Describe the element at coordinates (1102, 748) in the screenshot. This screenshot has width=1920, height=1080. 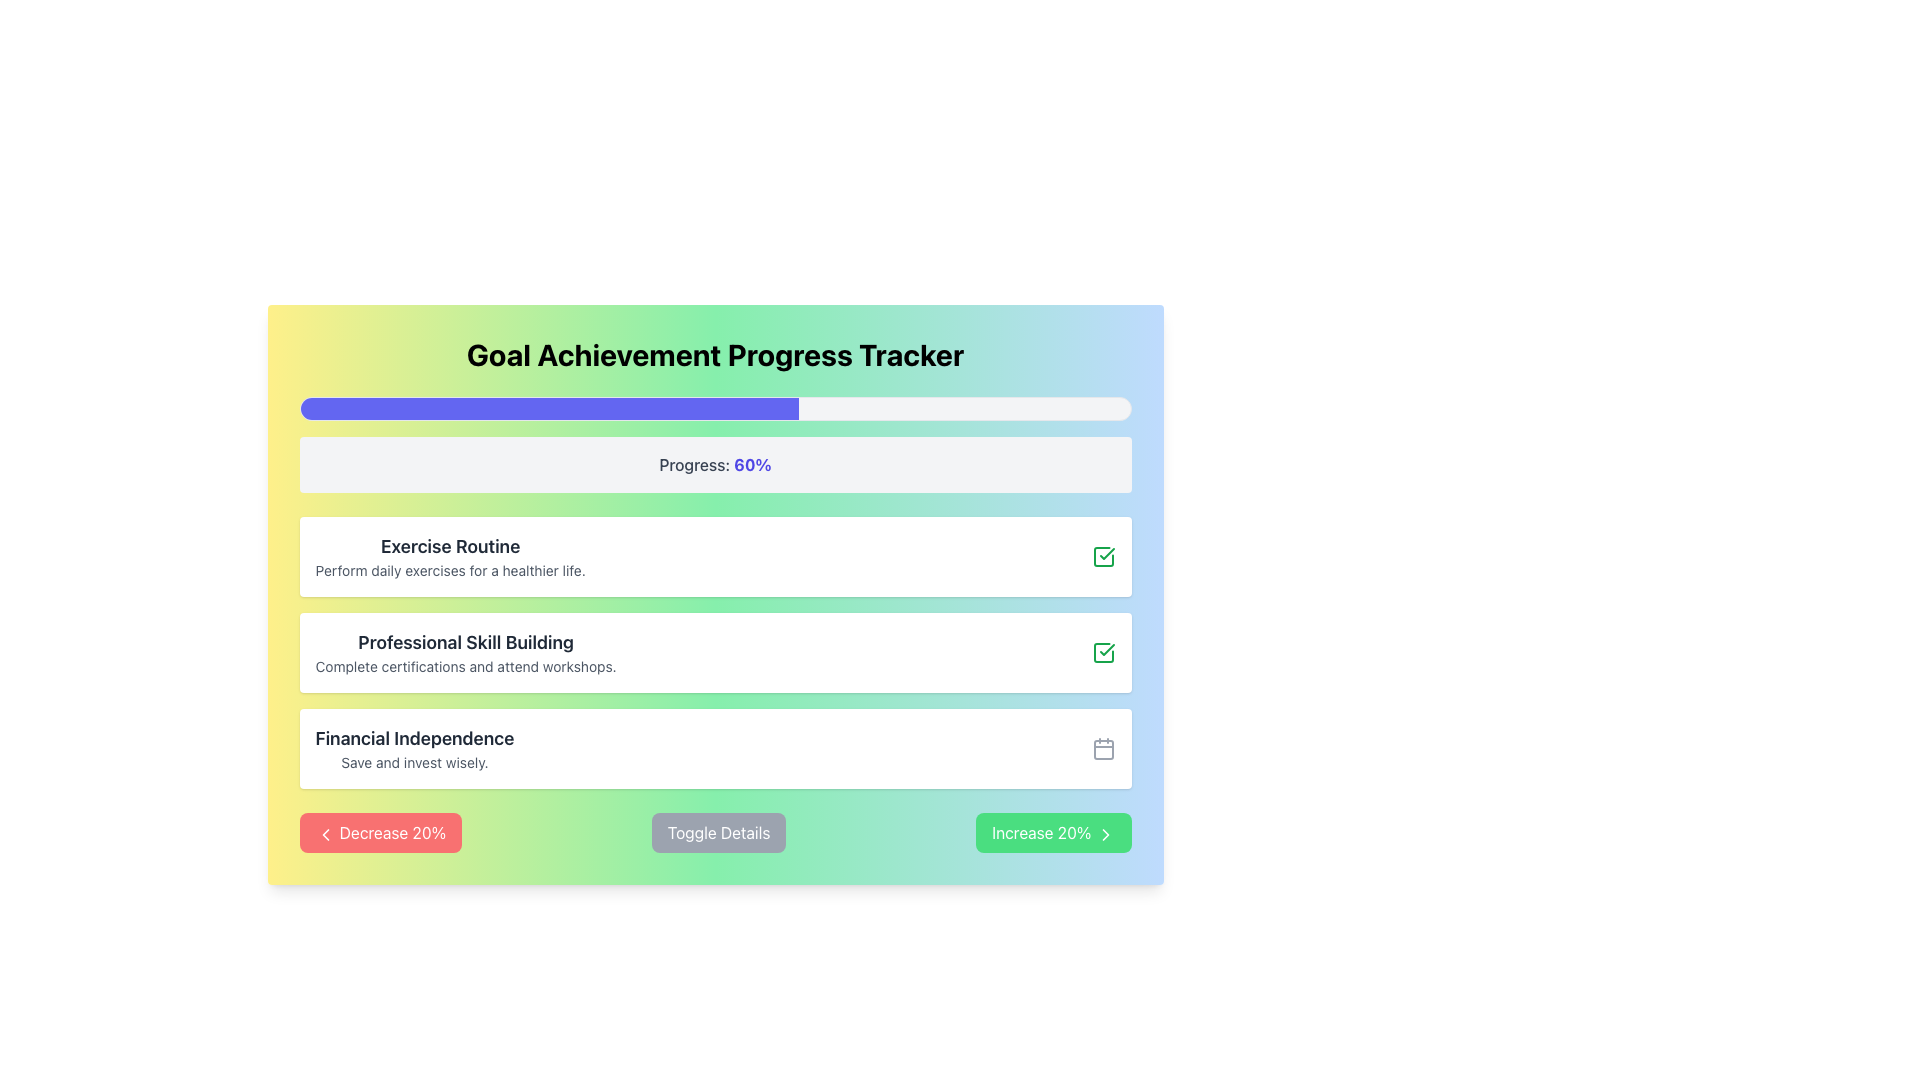
I see `the SVG calendar icon located at the far right edge of the third card titled 'Financial Independence' to interact with it` at that location.